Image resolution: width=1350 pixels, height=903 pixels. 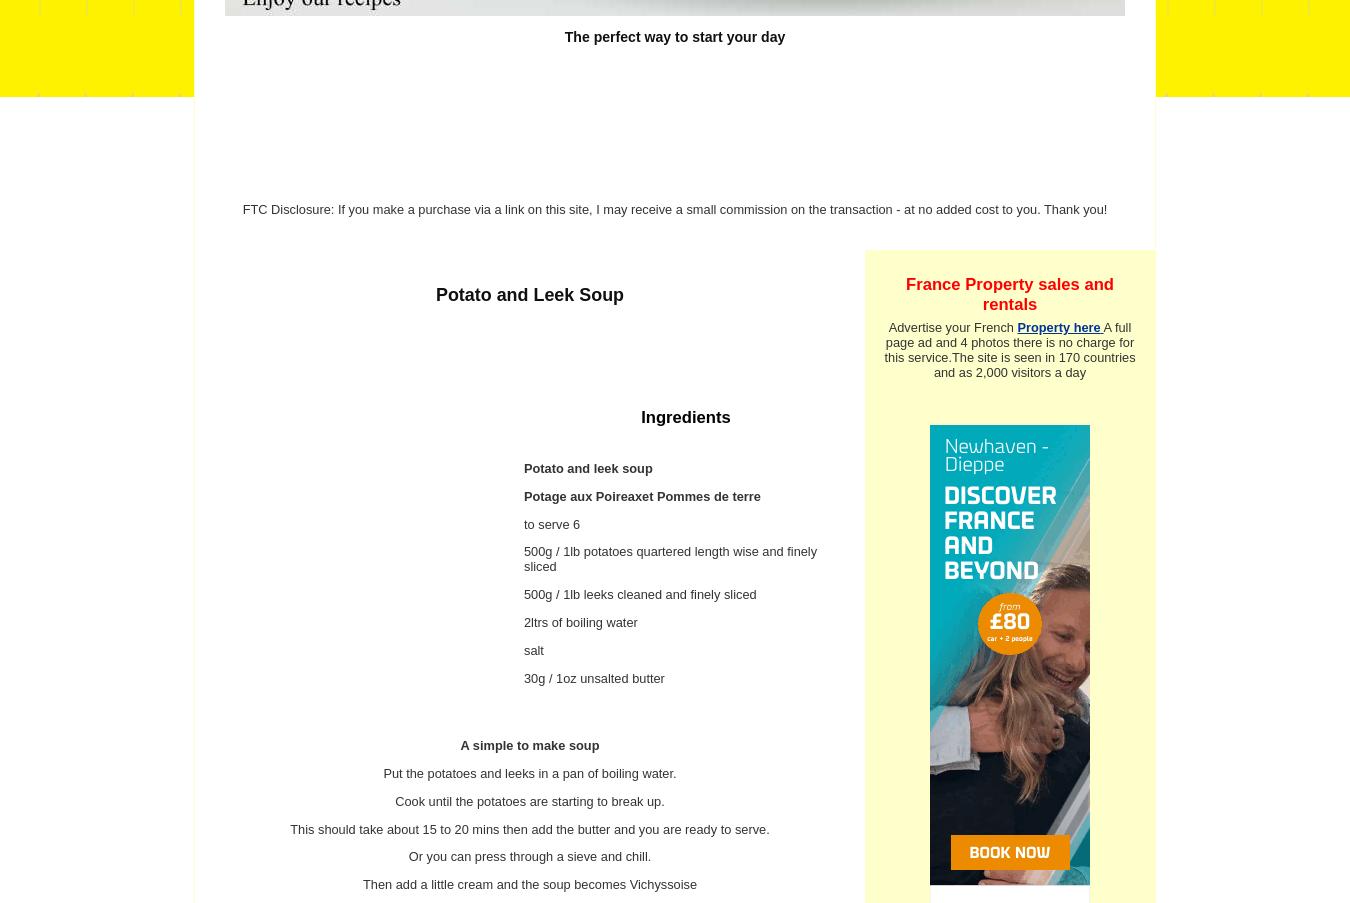 I want to click on '500g / 1lb leeks cleaned and finely sliced', so click(x=640, y=594).